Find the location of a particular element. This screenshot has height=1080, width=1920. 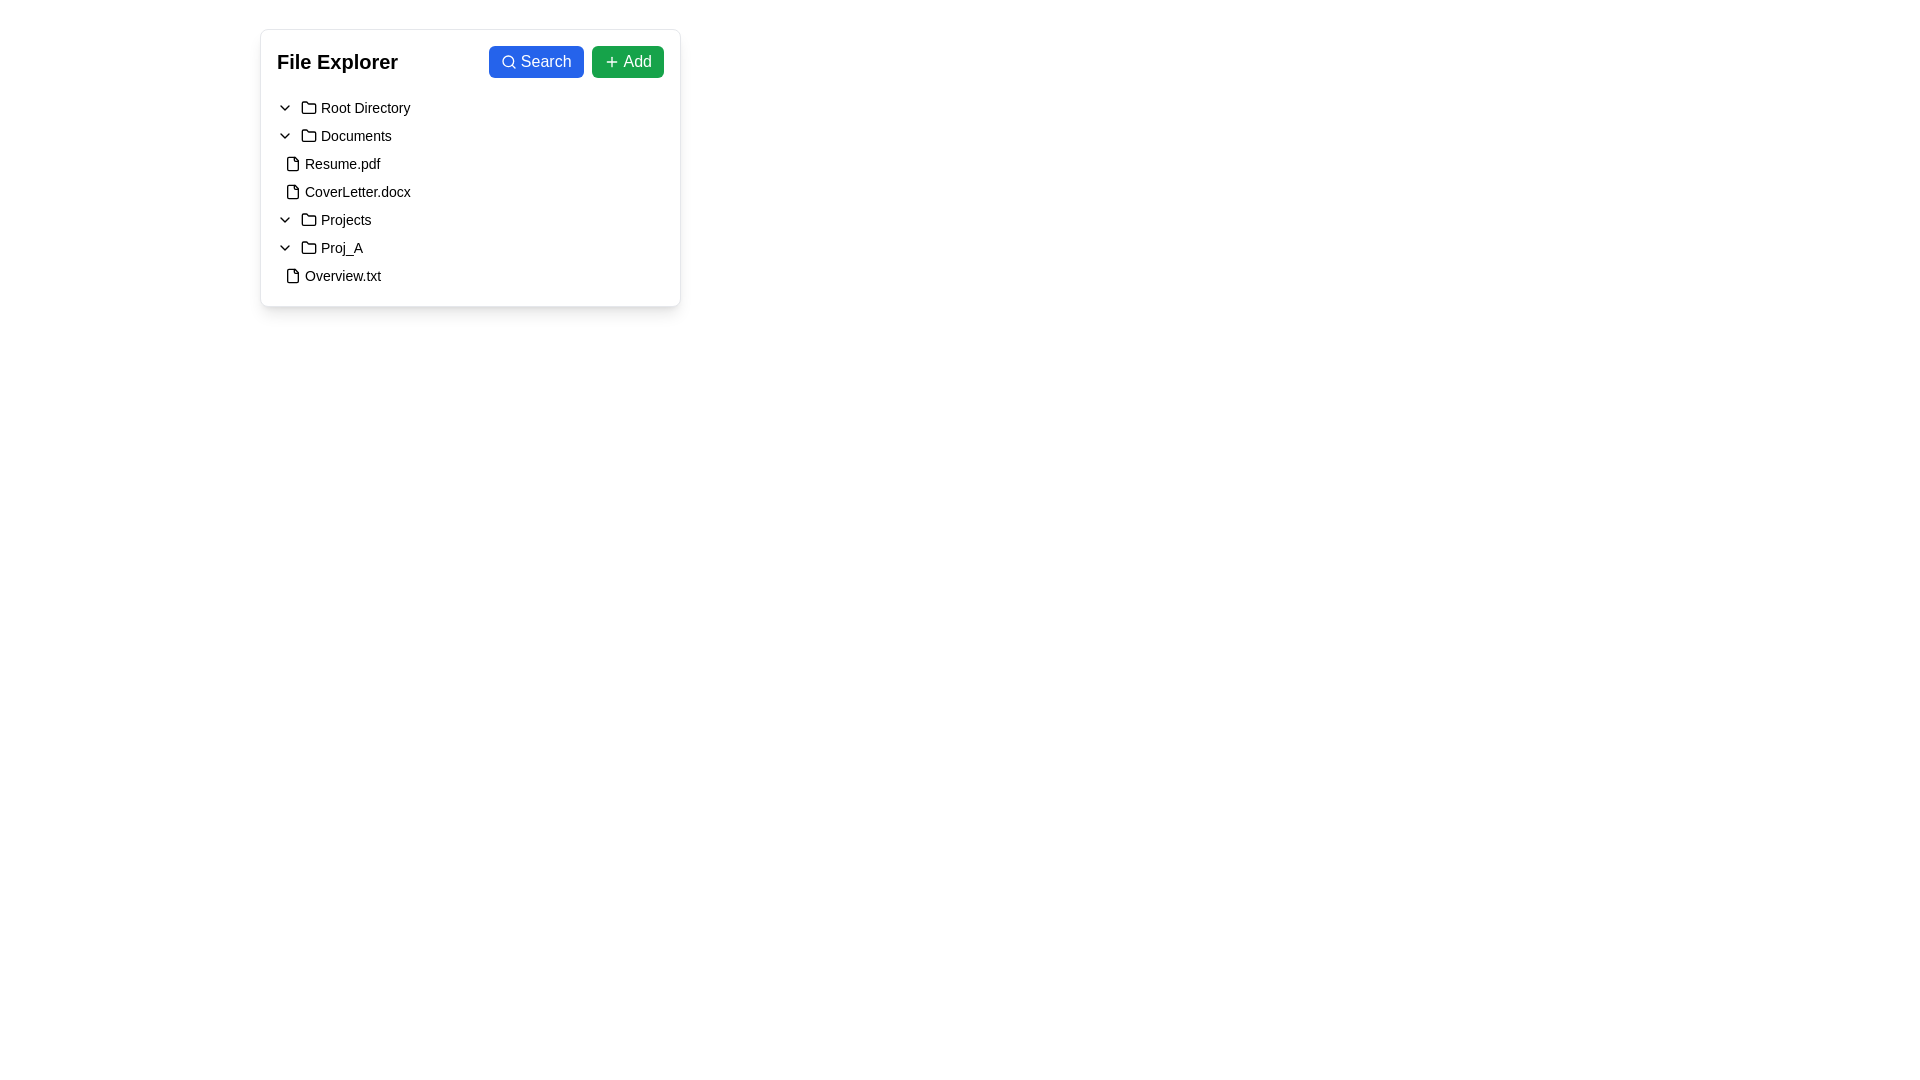

the document file icon that represents 'CoverLetter.docx' is located at coordinates (291, 192).